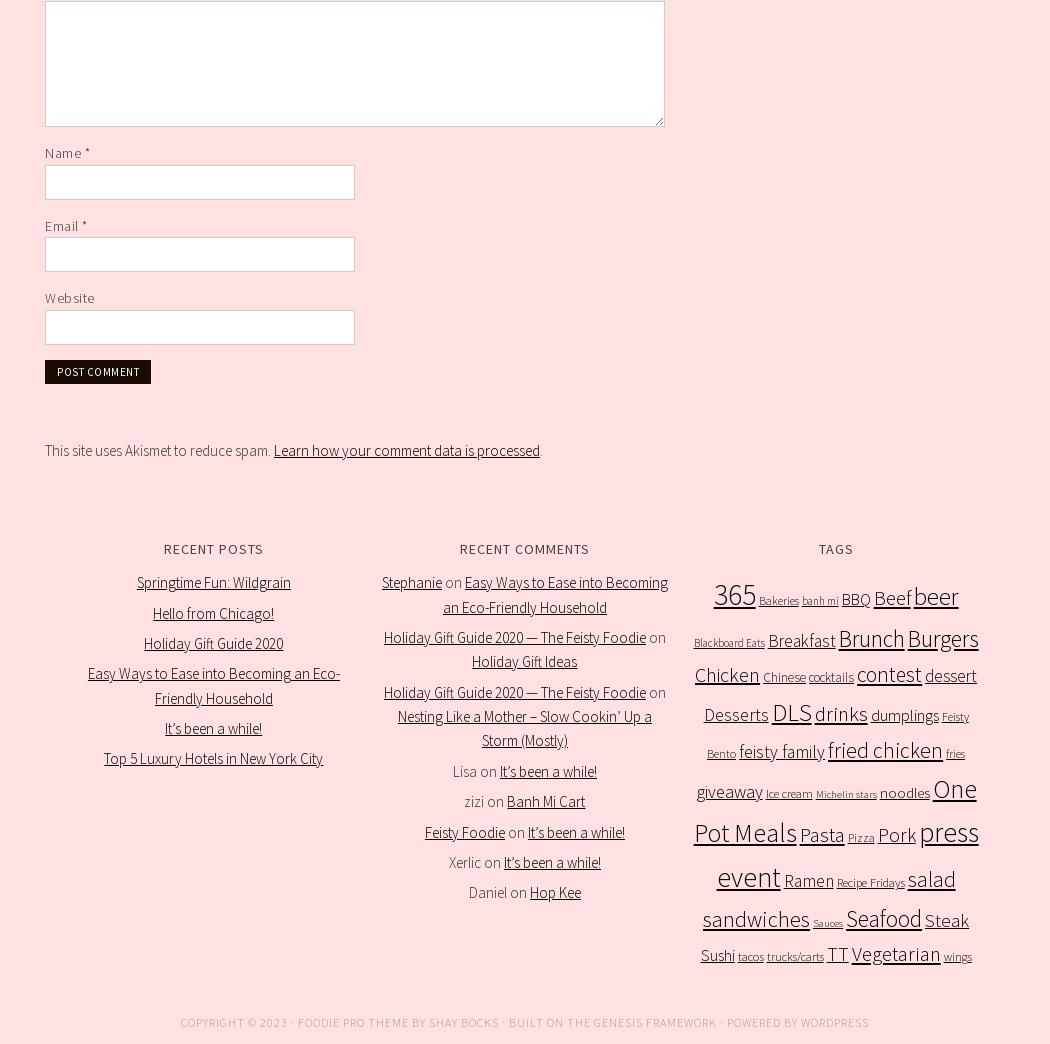  I want to click on '·  Powered by', so click(759, 1022).